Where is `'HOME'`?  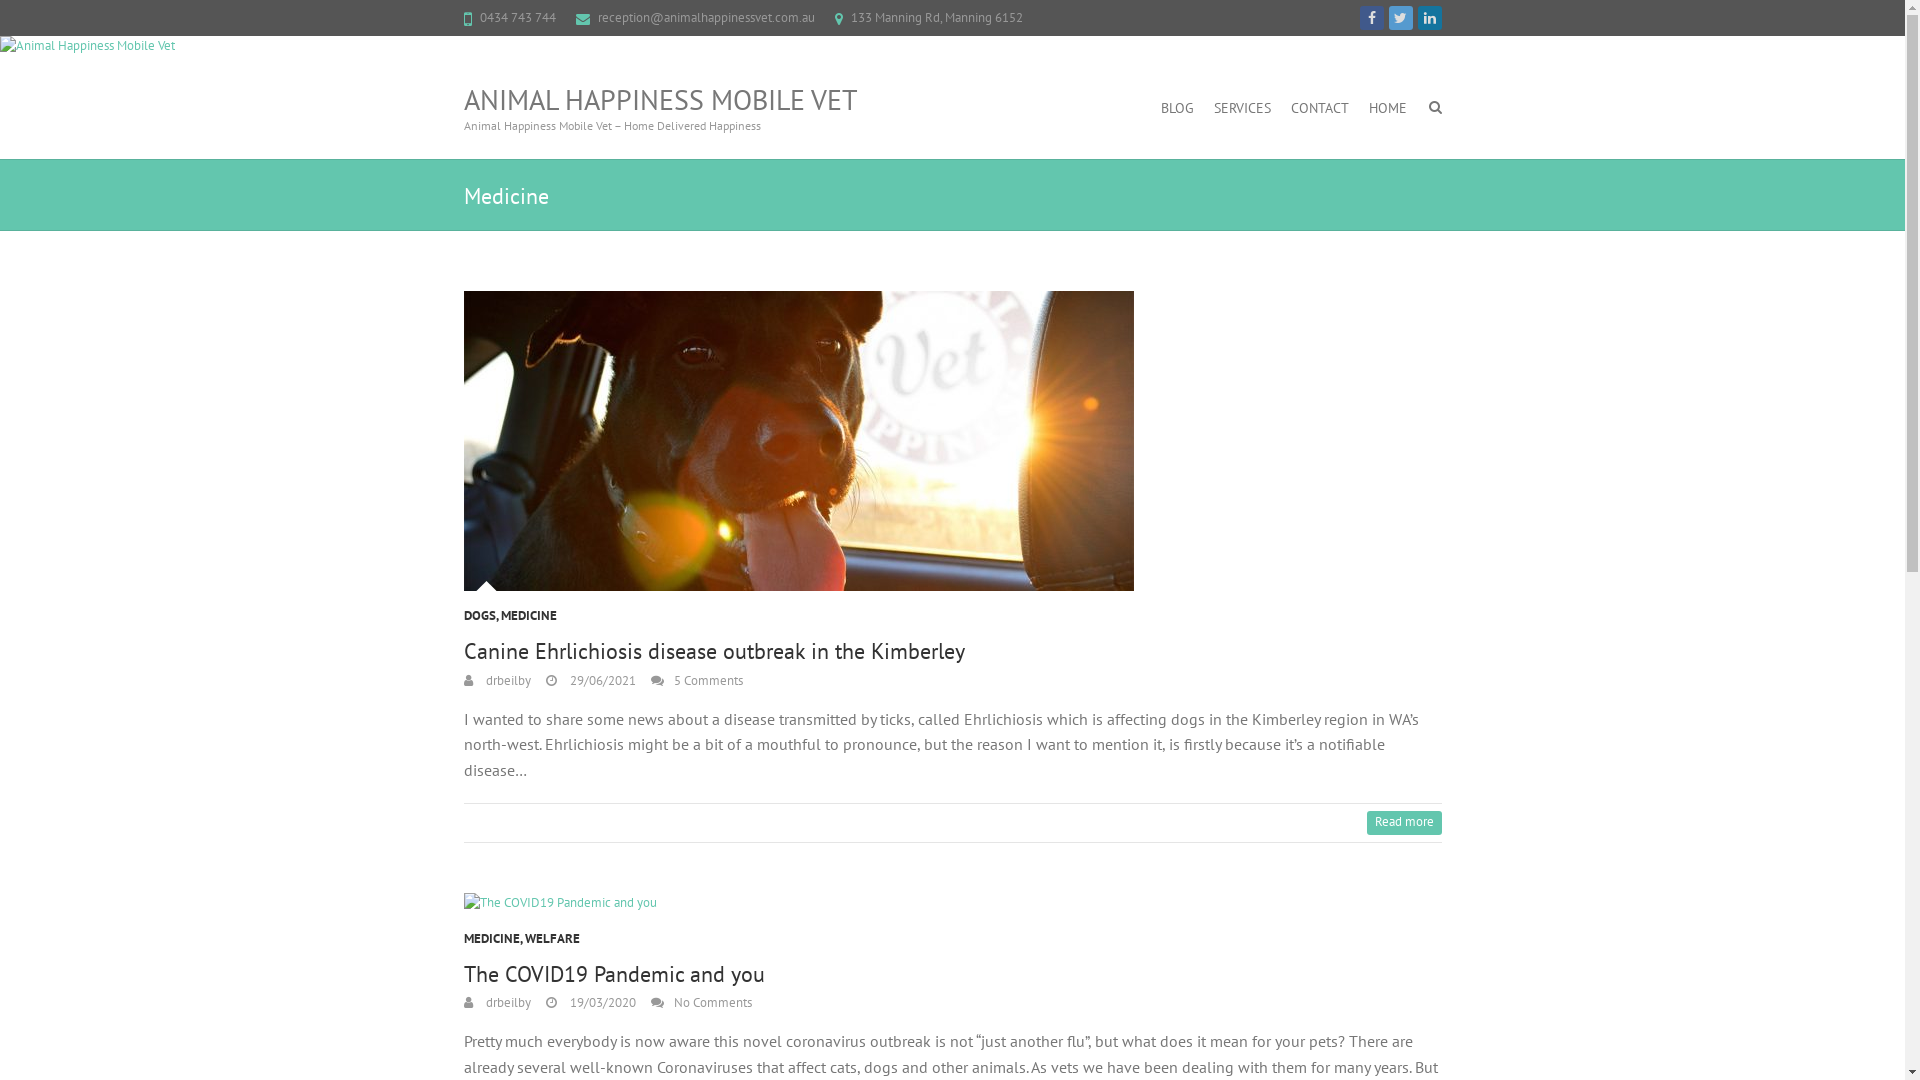
'HOME' is located at coordinates (1386, 108).